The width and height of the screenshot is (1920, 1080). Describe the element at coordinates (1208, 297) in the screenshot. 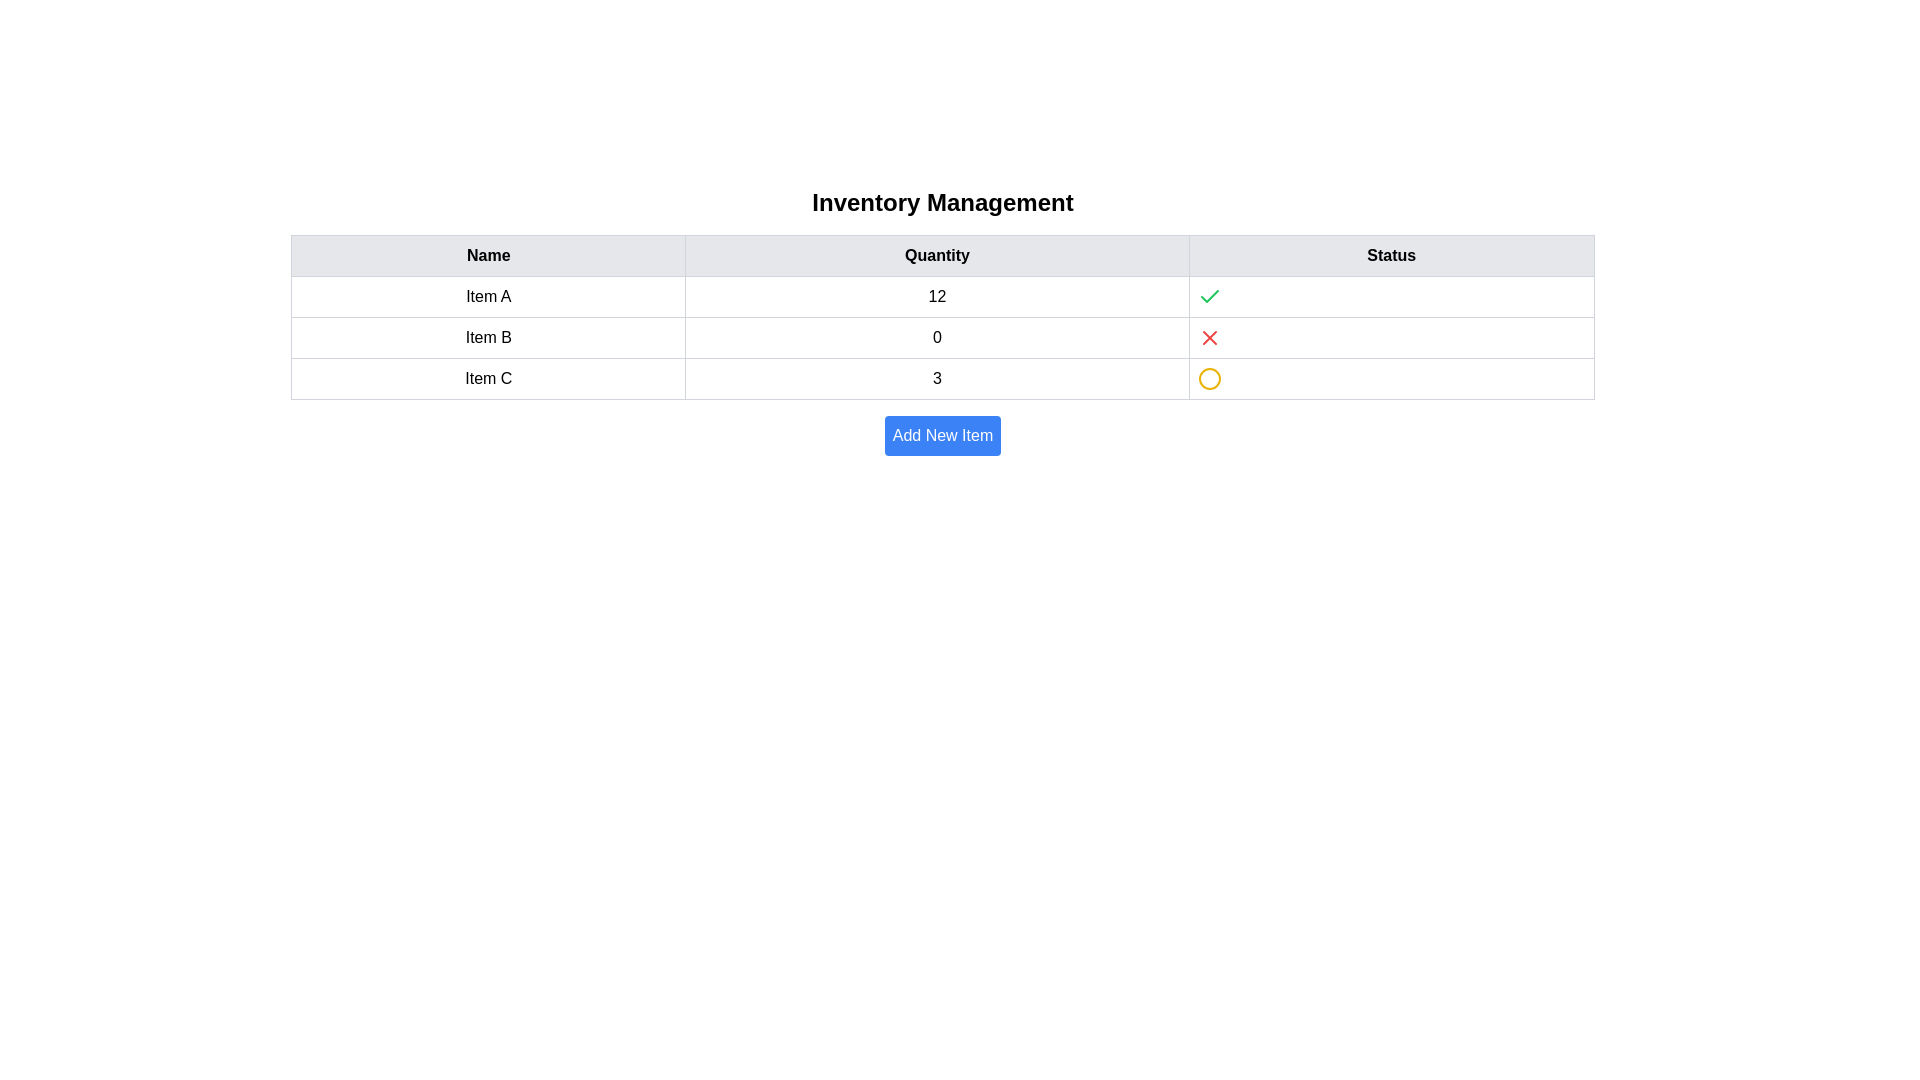

I see `the positive state confirmation icon for 'Item A' located in the first row of the 'Status' column adjacent to the quantity value '12'` at that location.